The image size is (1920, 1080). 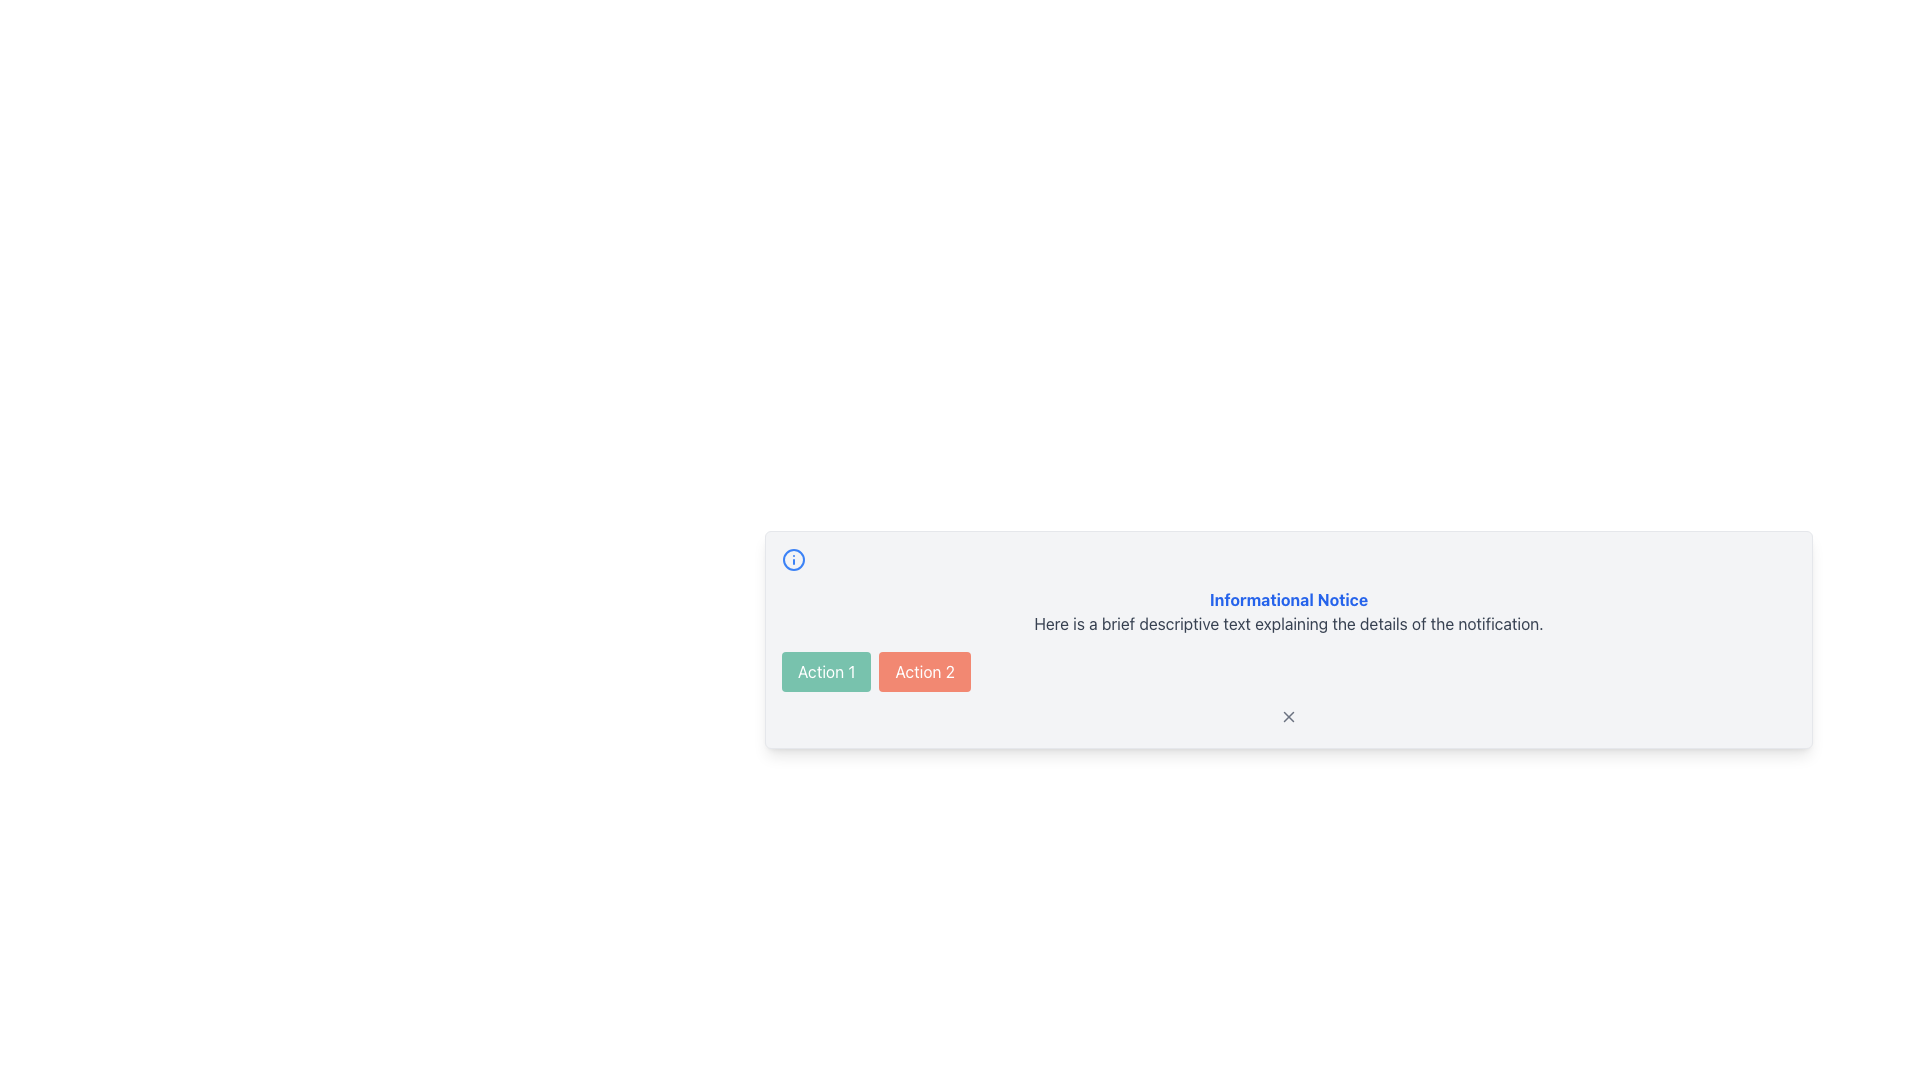 What do you see at coordinates (792, 559) in the screenshot?
I see `the informational icon located at the upper-left corner of the notification card, which is aligned above the 'Action 1' and 'Action 2' buttons and on the same horizontal level as the header text 'Informational Notice'` at bounding box center [792, 559].